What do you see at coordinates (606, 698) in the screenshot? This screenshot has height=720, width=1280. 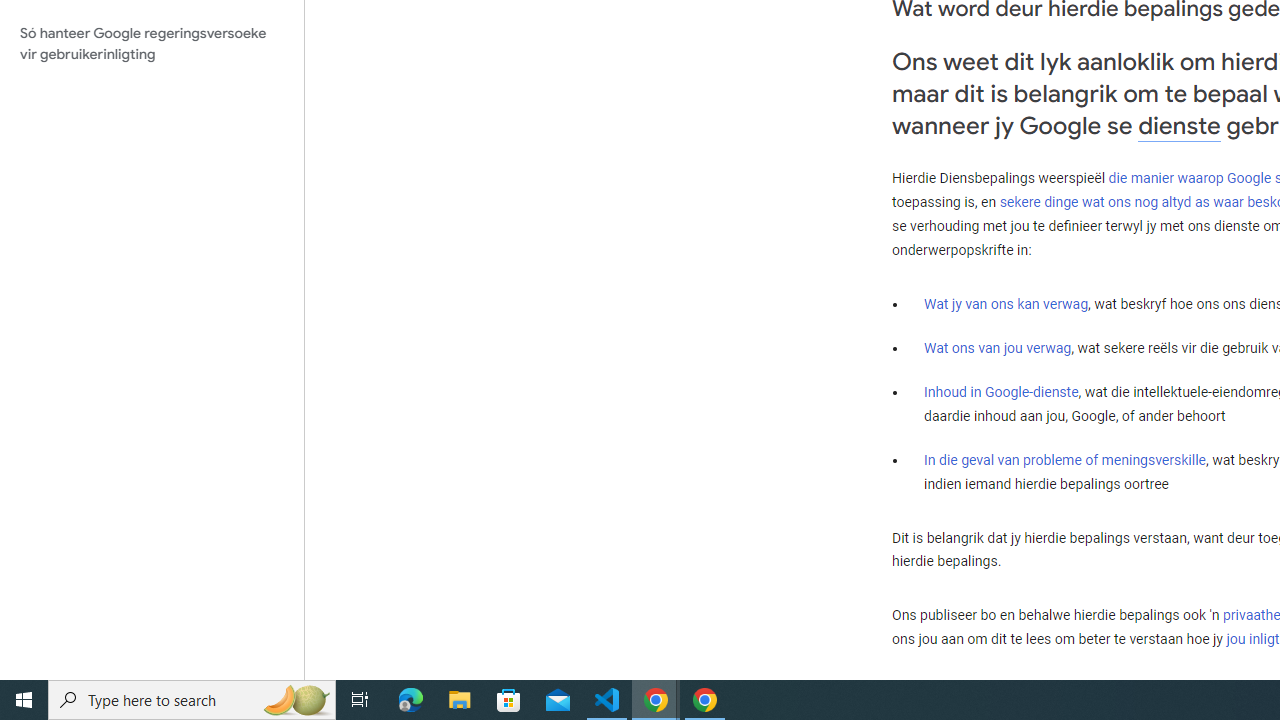 I see `'Visual Studio Code - 1 running window'` at bounding box center [606, 698].